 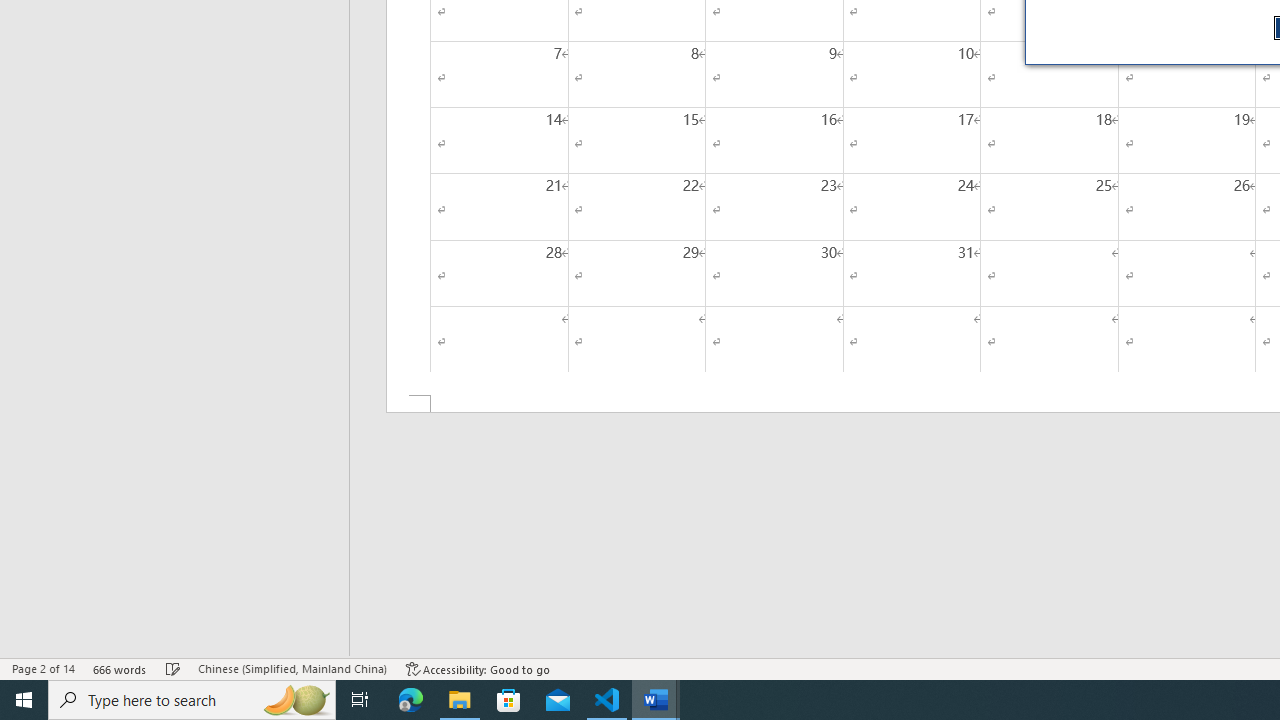 I want to click on 'Type here to search', so click(x=192, y=698).